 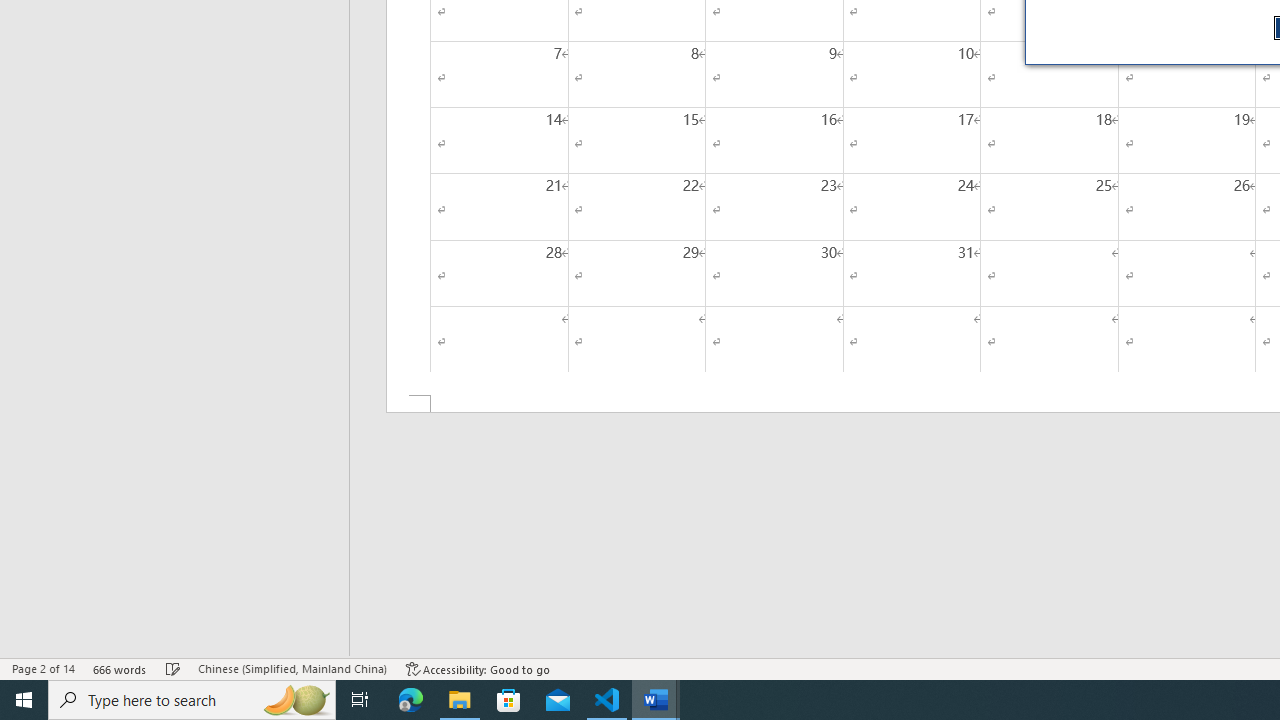 I want to click on 'Type here to search', so click(x=192, y=698).